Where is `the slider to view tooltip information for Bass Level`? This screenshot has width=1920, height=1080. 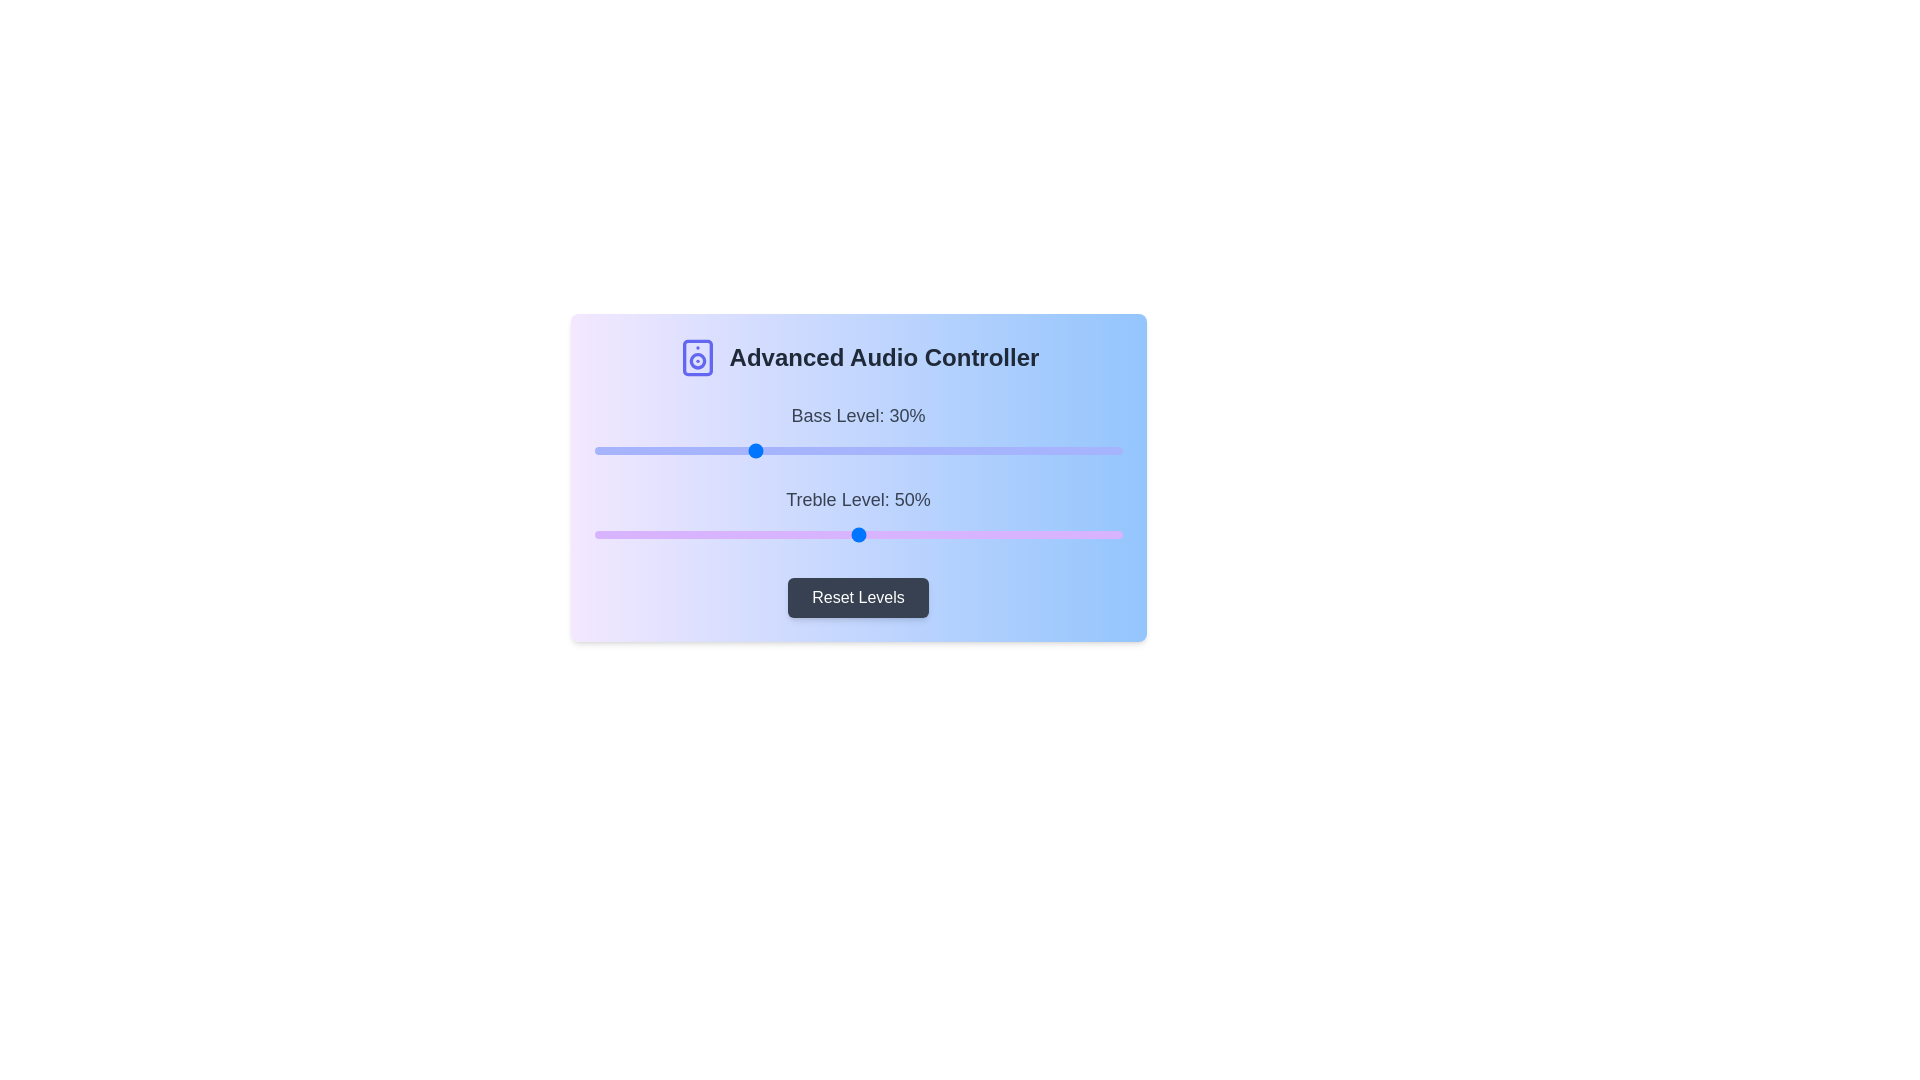 the slider to view tooltip information for Bass Level is located at coordinates (858, 451).